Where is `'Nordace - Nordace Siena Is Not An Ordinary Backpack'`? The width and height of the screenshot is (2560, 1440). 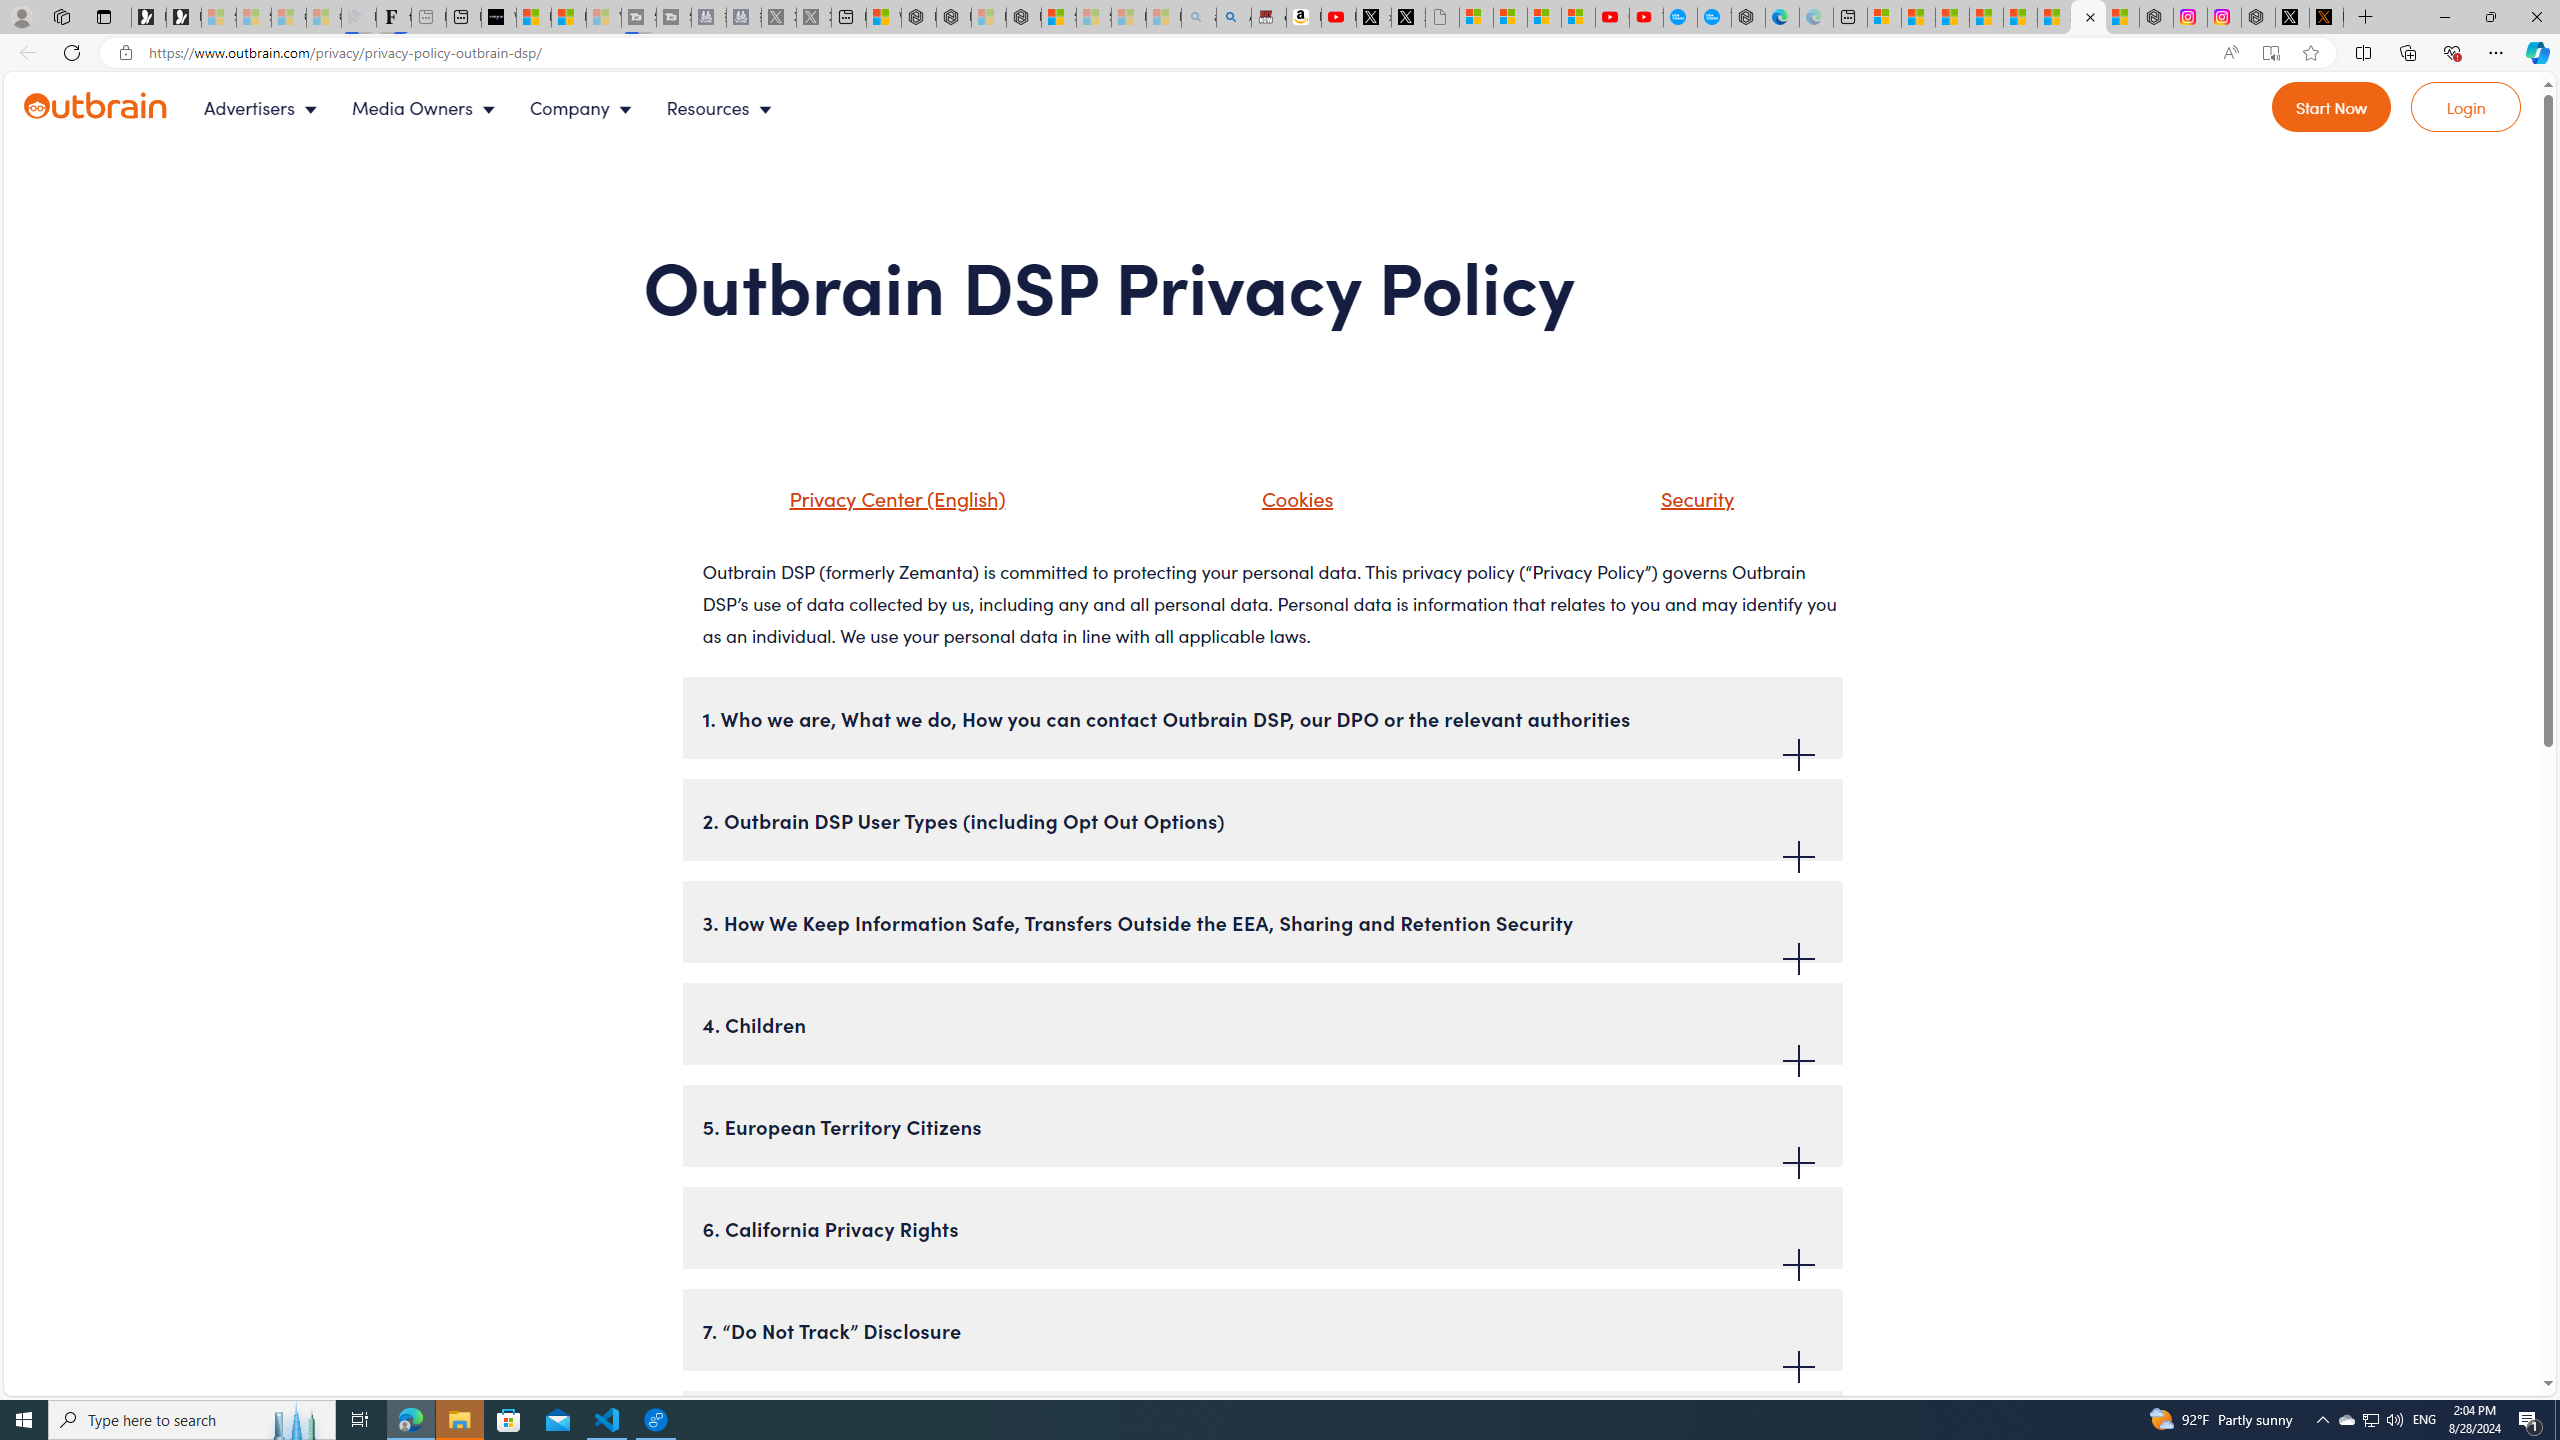
'Nordace - Nordace Siena Is Not An Ordinary Backpack' is located at coordinates (1023, 16).